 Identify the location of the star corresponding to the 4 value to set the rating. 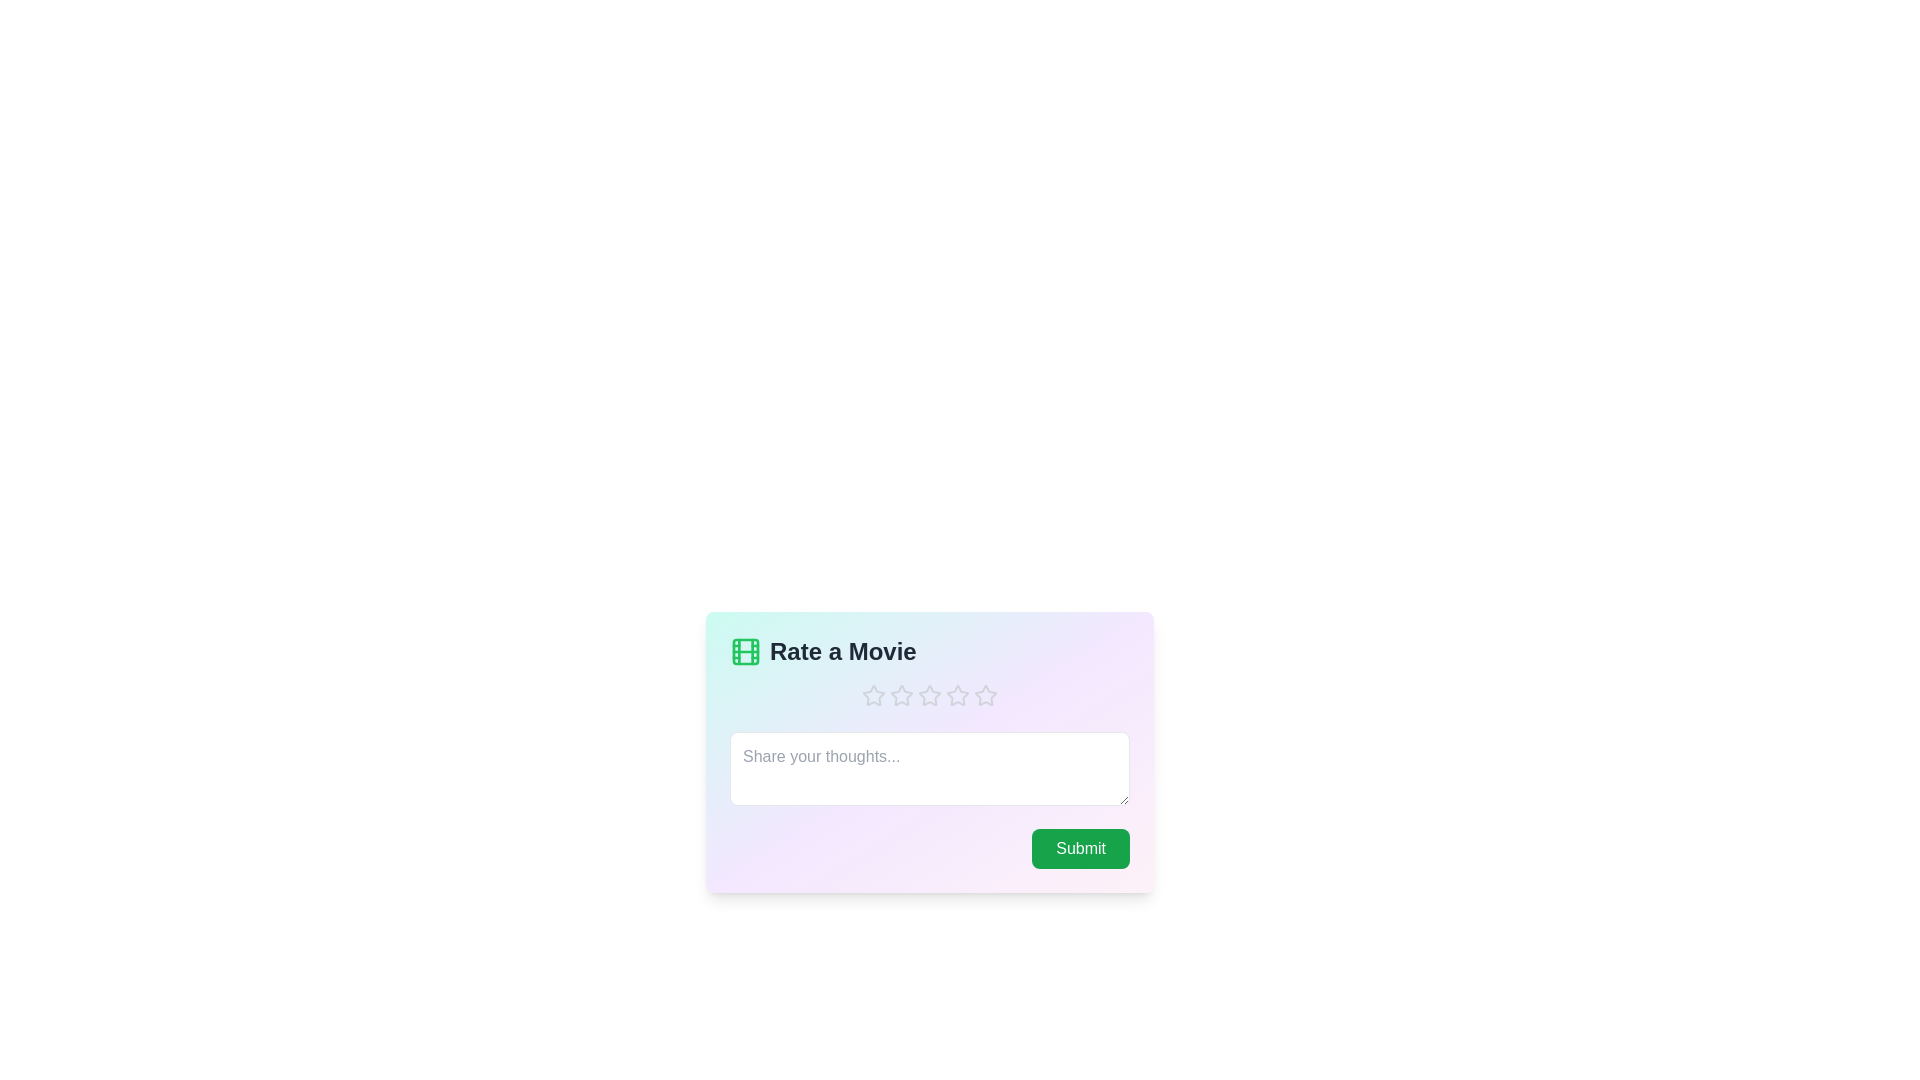
(957, 694).